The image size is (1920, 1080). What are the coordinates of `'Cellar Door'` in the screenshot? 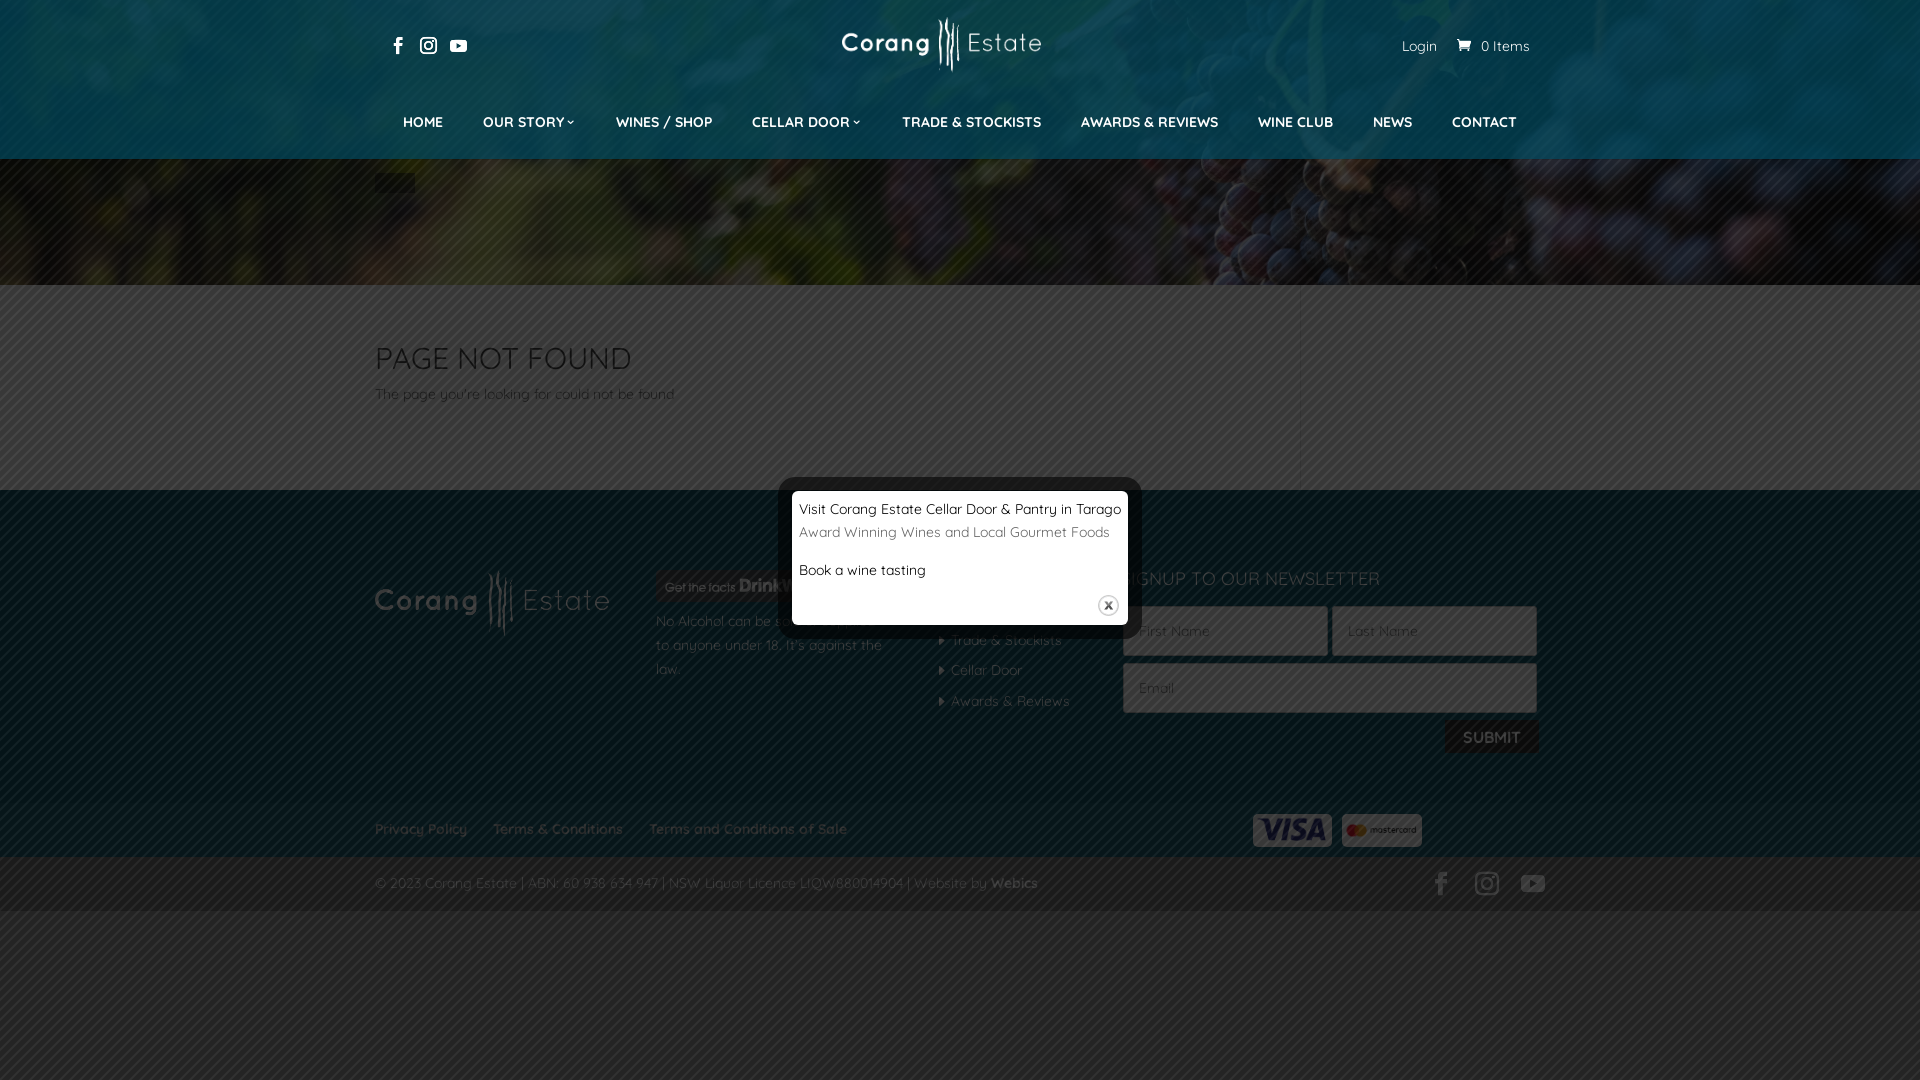 It's located at (949, 670).